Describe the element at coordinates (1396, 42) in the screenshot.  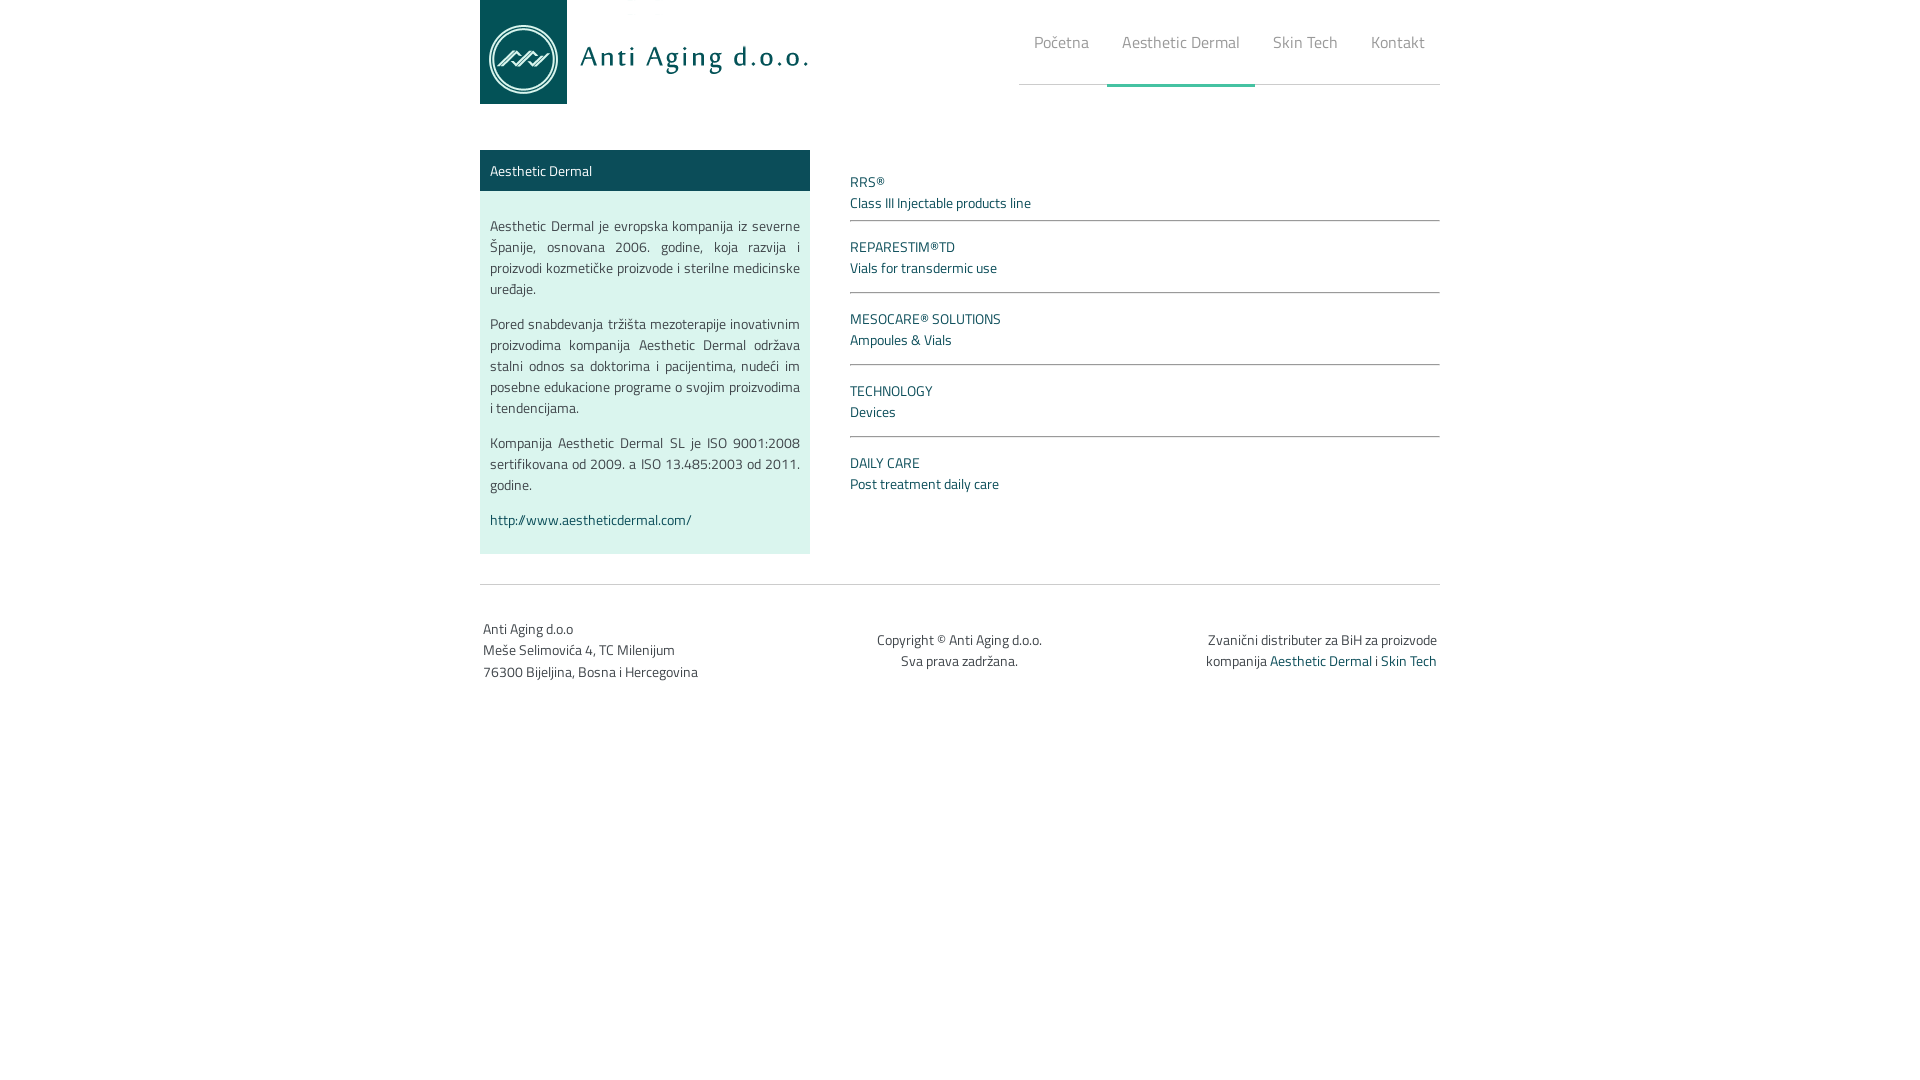
I see `'Kontakt'` at that location.